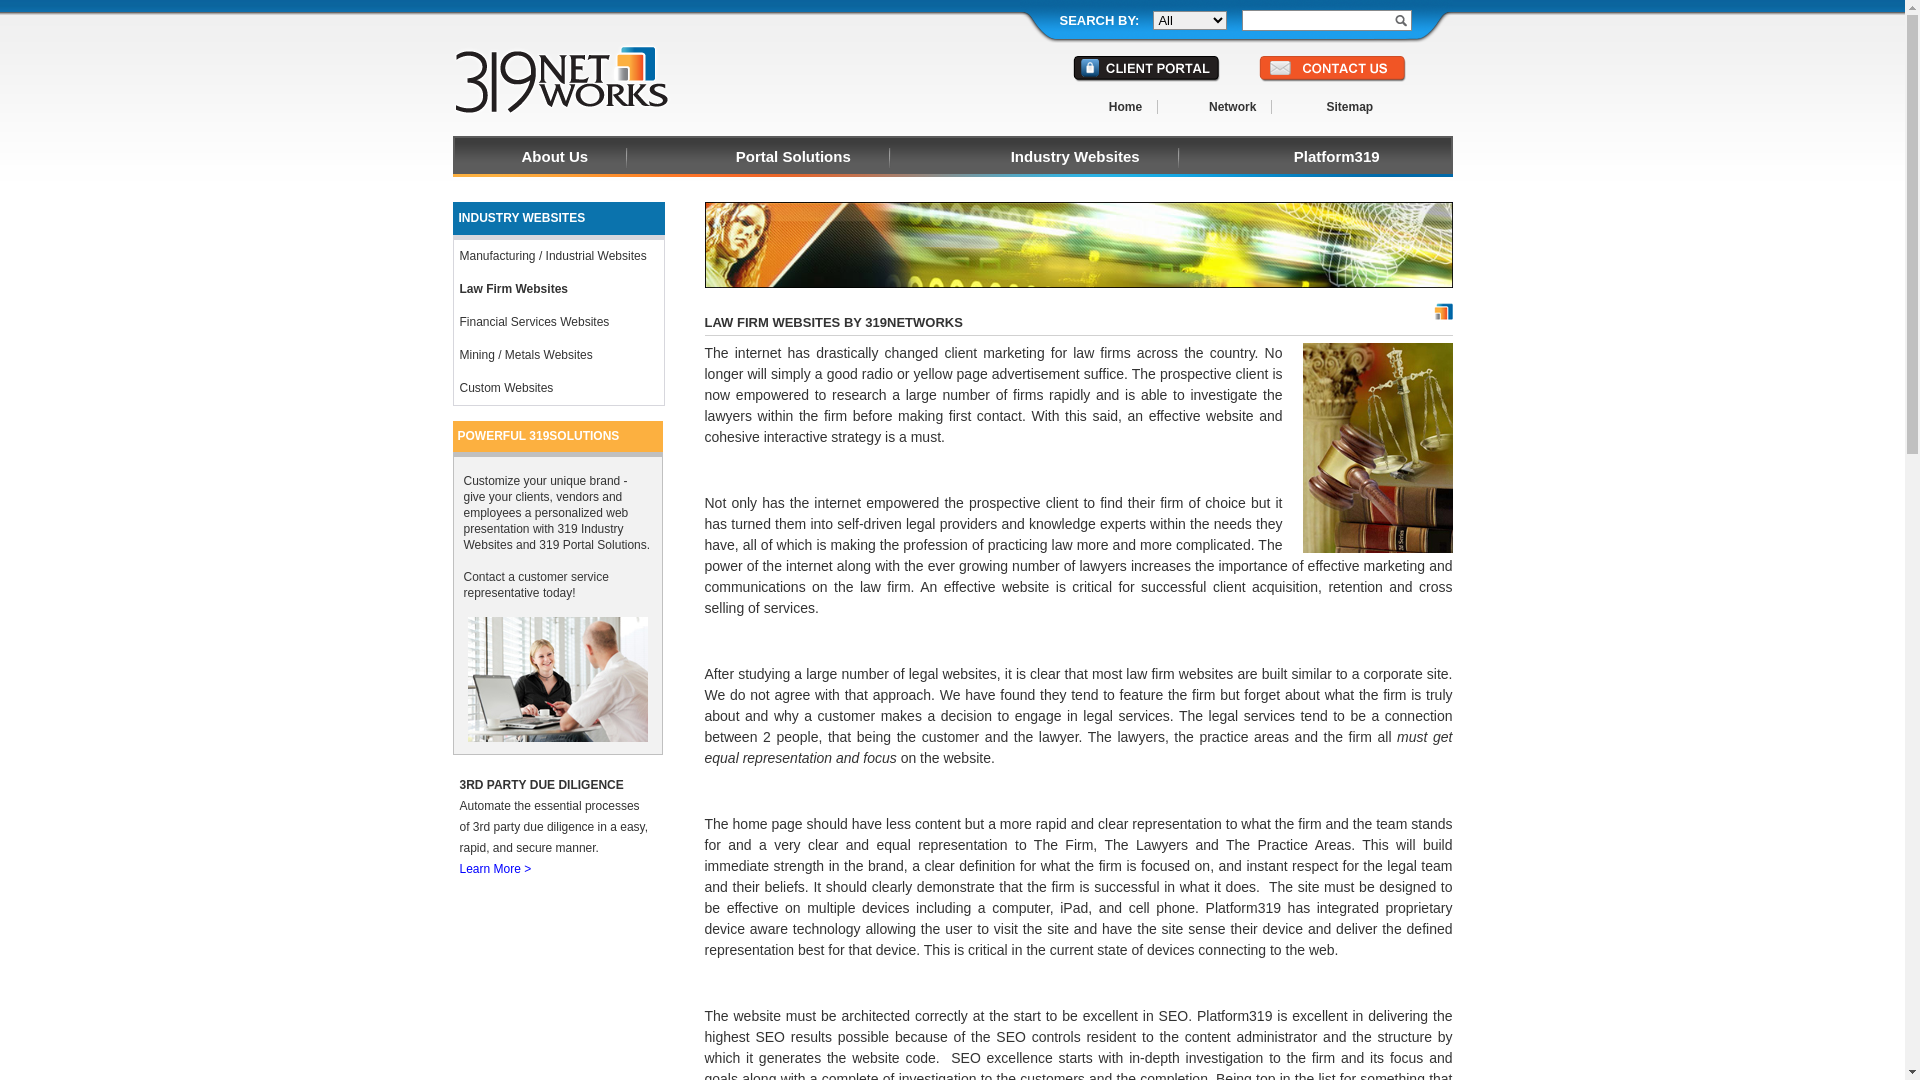 The width and height of the screenshot is (1920, 1080). Describe the element at coordinates (450, 220) in the screenshot. I see `'INDUSTRY WEBSITES'` at that location.